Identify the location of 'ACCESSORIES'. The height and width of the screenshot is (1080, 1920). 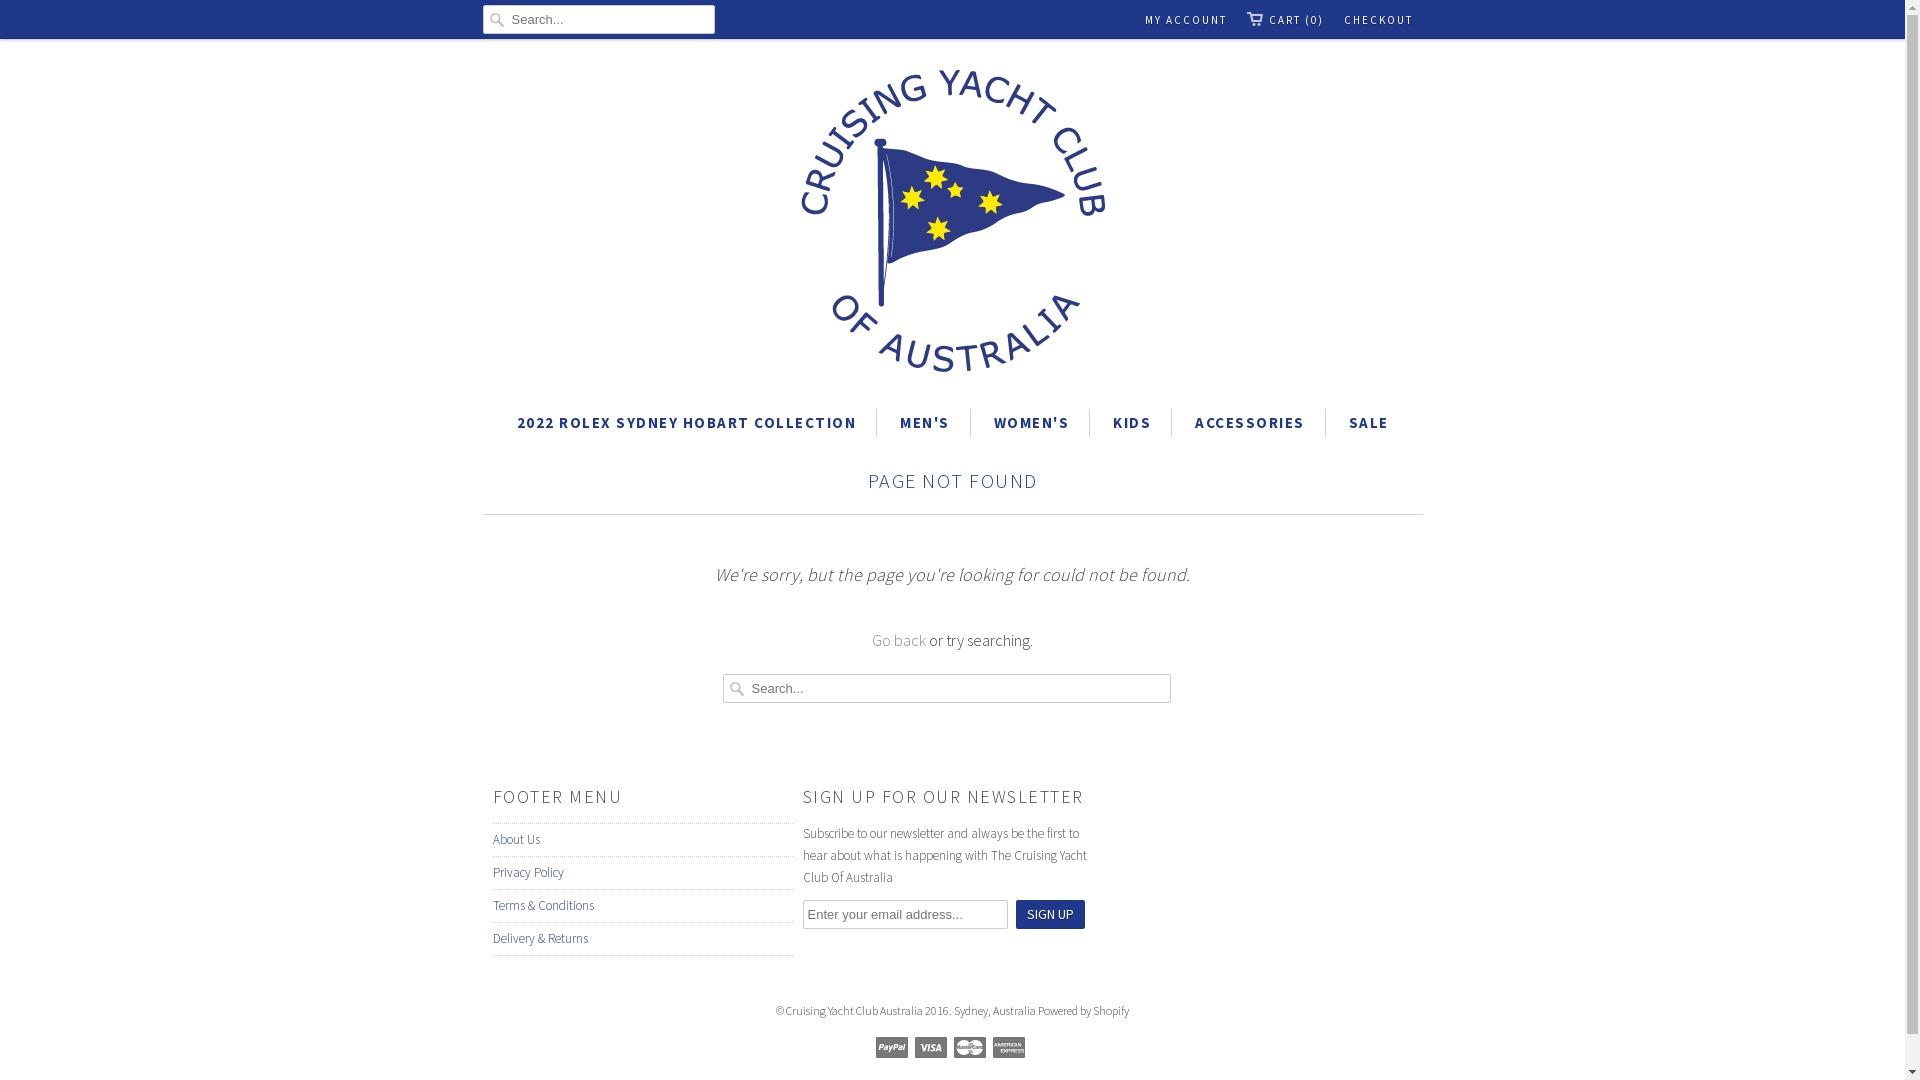
(1248, 422).